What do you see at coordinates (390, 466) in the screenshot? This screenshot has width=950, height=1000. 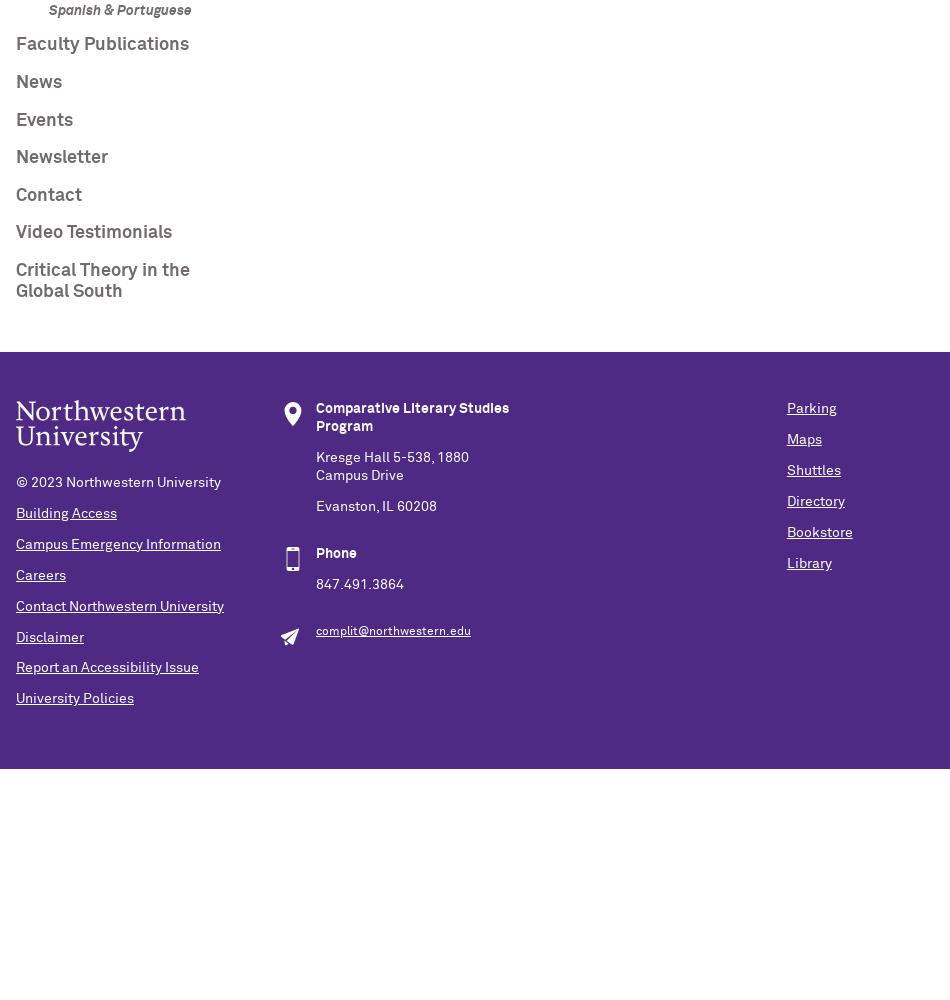 I see `'Kresge Hall 5-538, 1880 Campus Drive'` at bounding box center [390, 466].